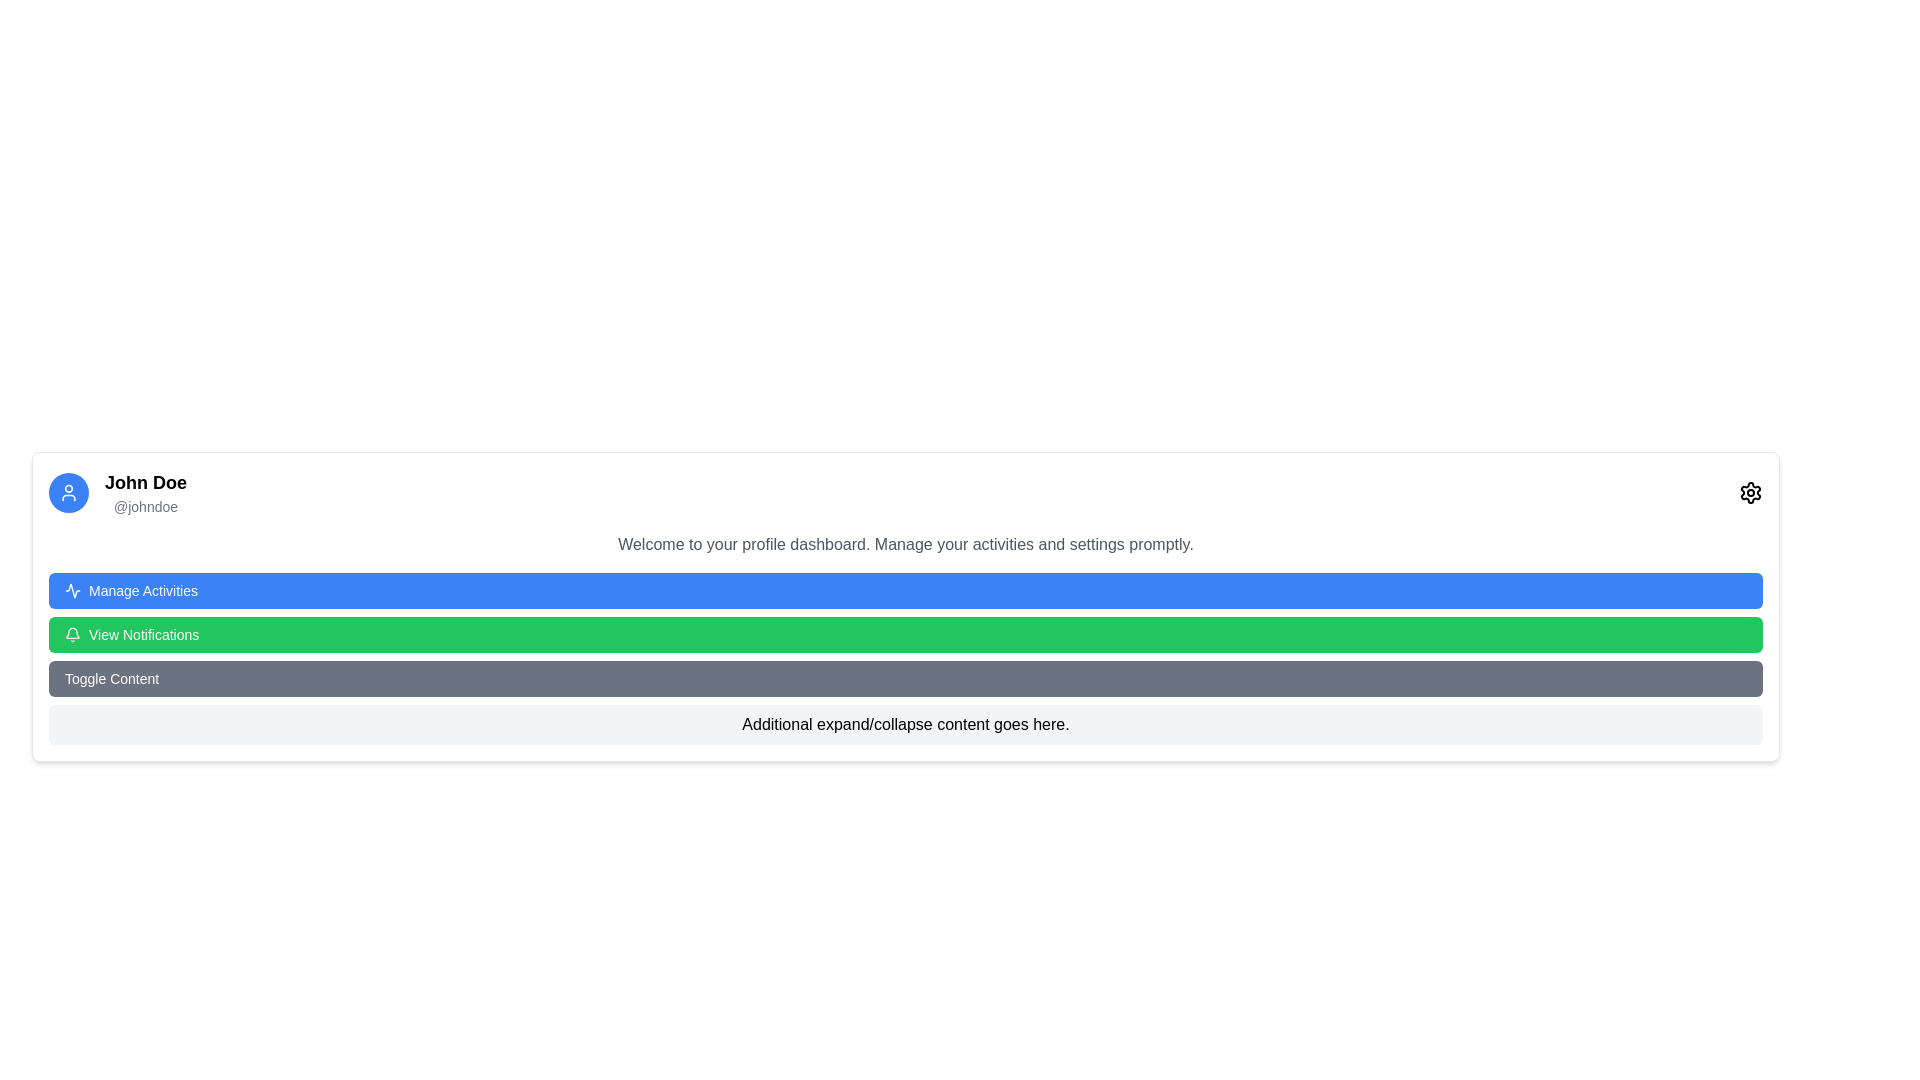  I want to click on the 'John Doe' text display which shows the name and handle '@johndoe' within the profile card, so click(117, 493).